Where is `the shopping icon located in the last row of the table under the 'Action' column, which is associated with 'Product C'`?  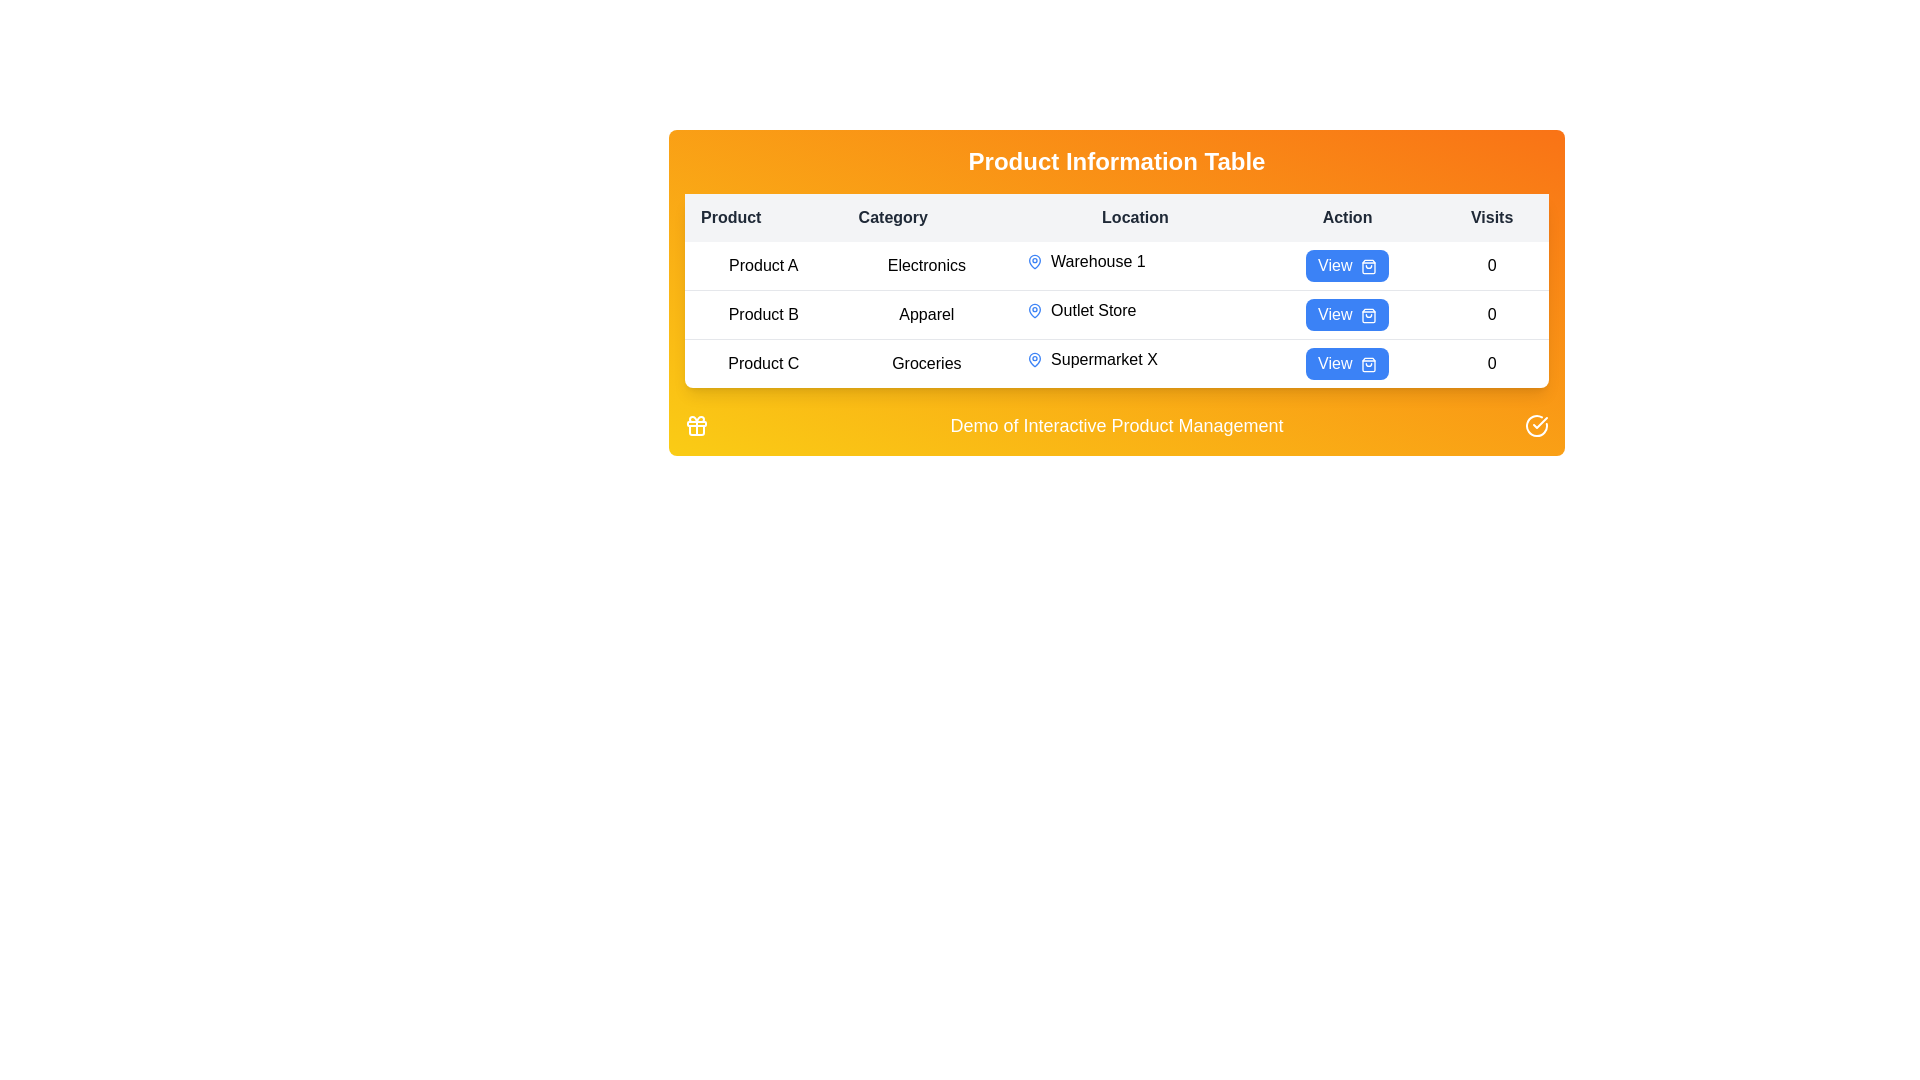 the shopping icon located in the last row of the table under the 'Action' column, which is associated with 'Product C' is located at coordinates (1367, 364).